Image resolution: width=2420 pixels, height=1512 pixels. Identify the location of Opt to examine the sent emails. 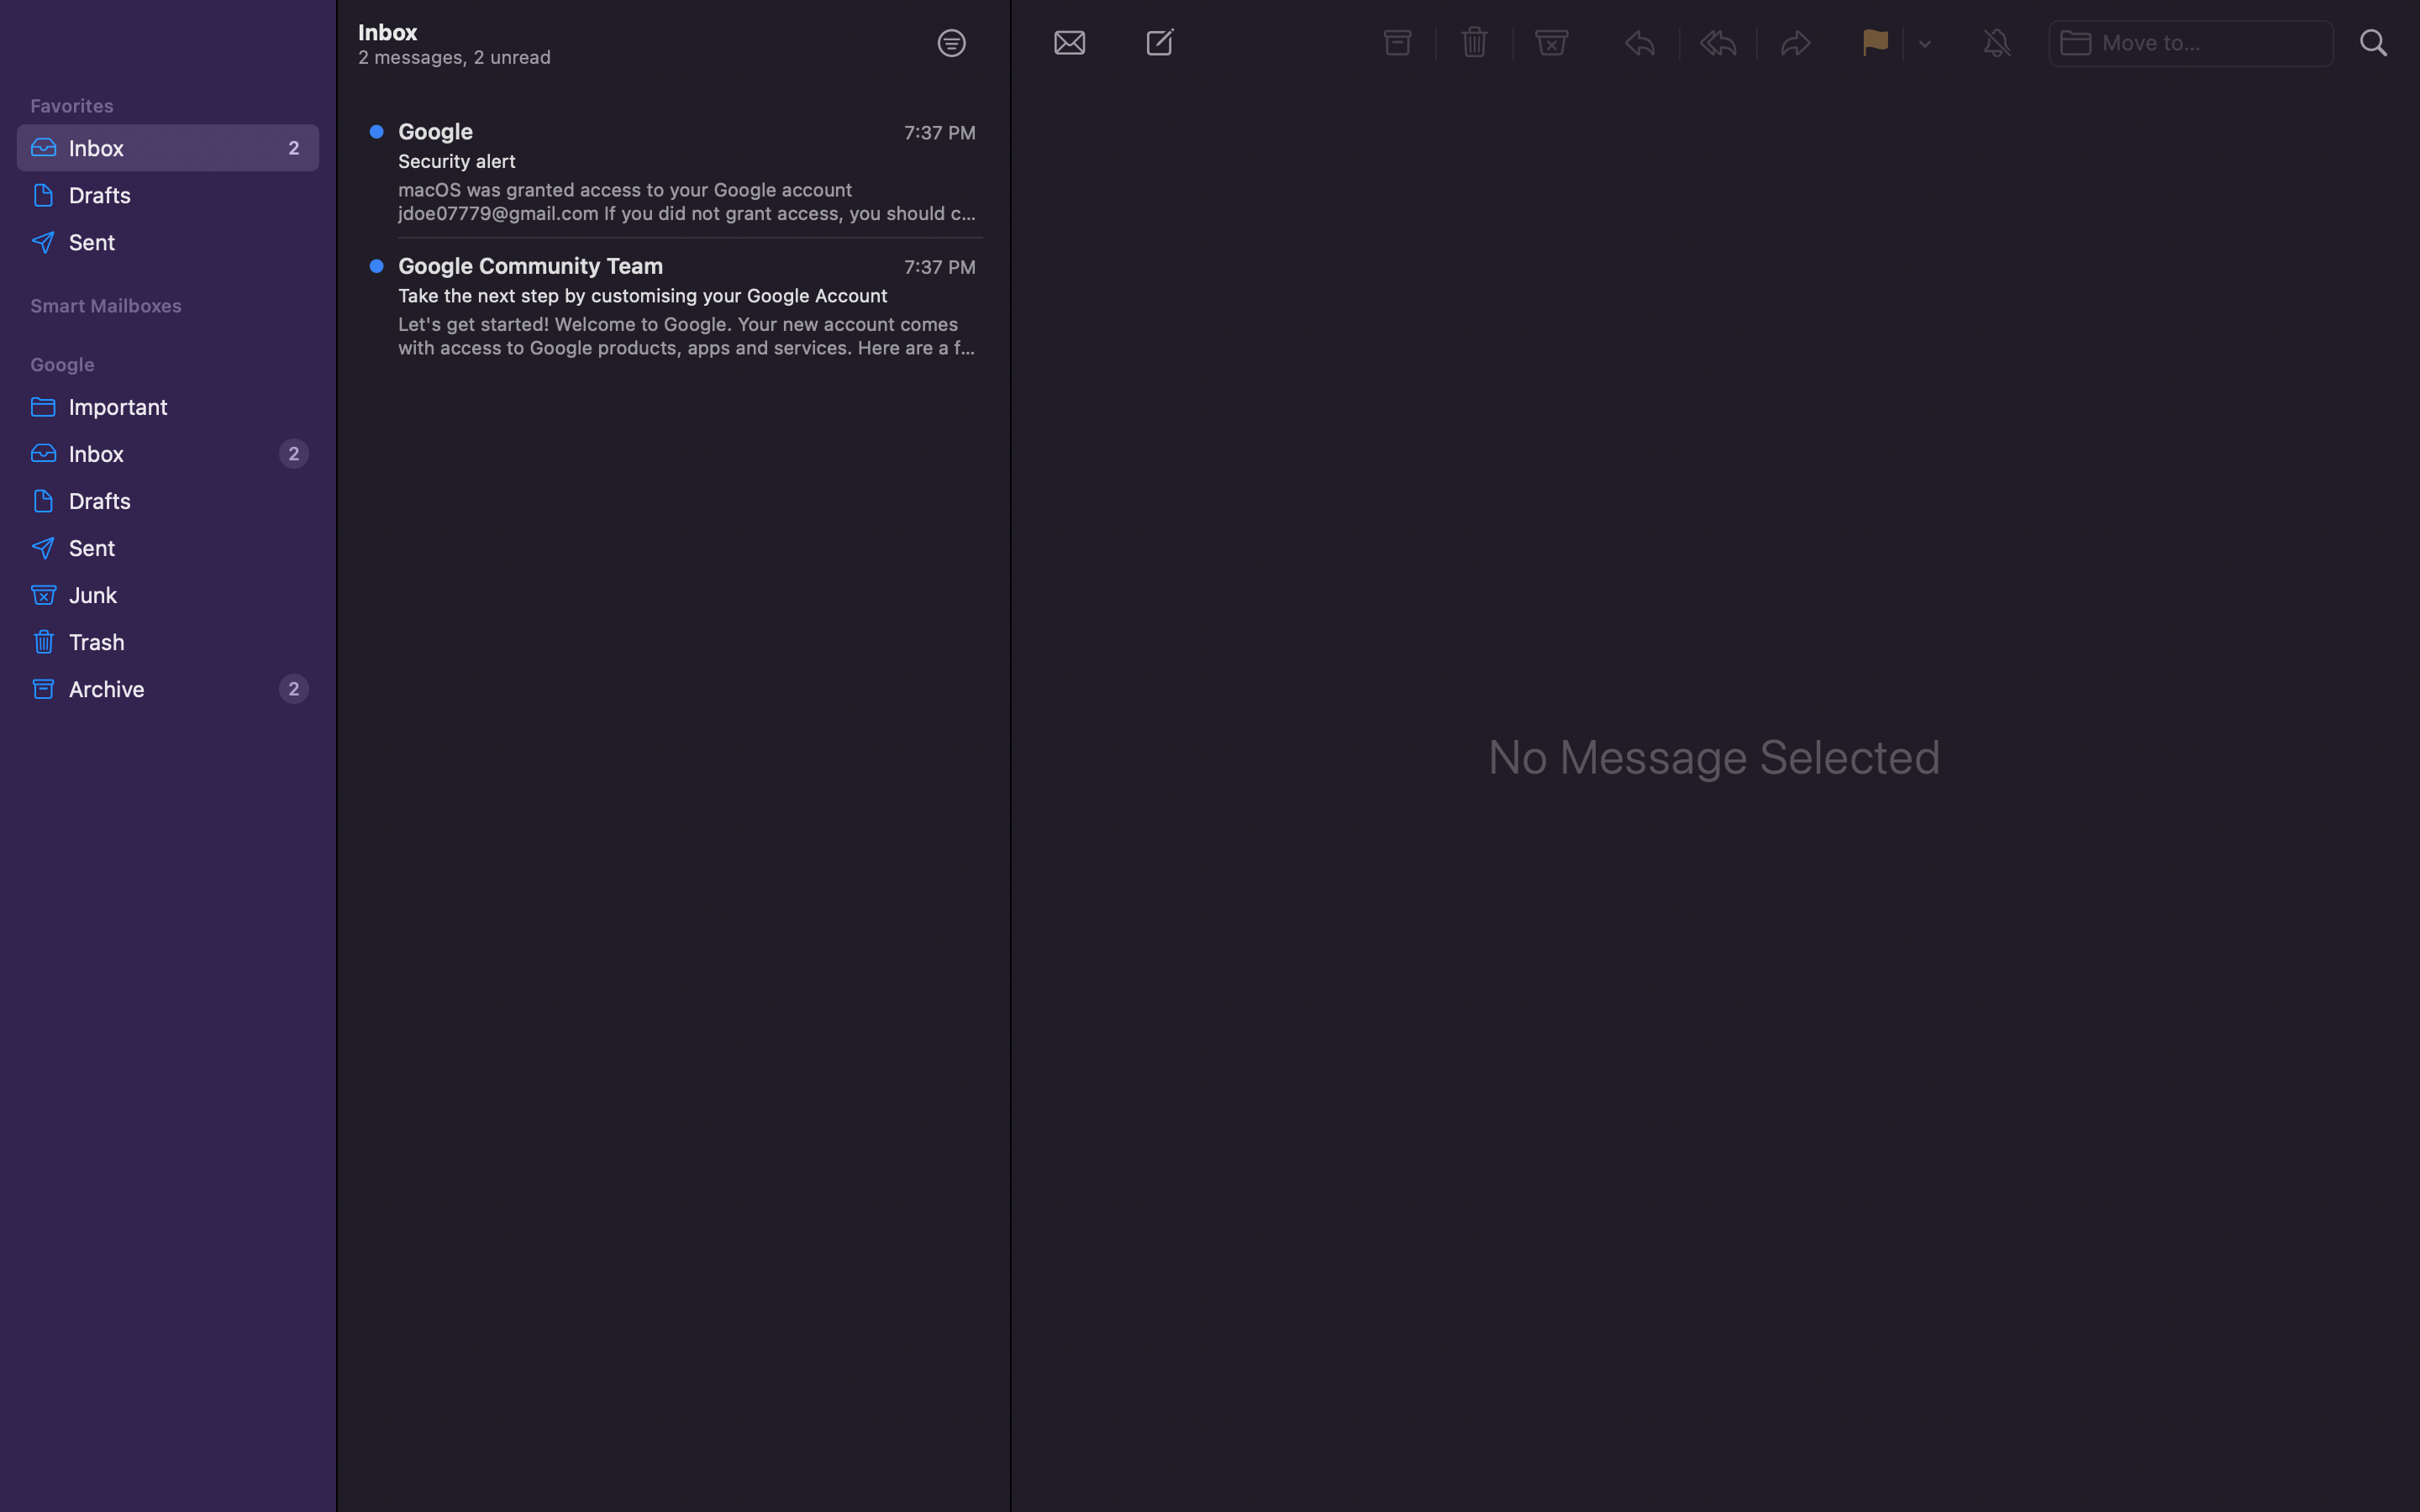
(171, 244).